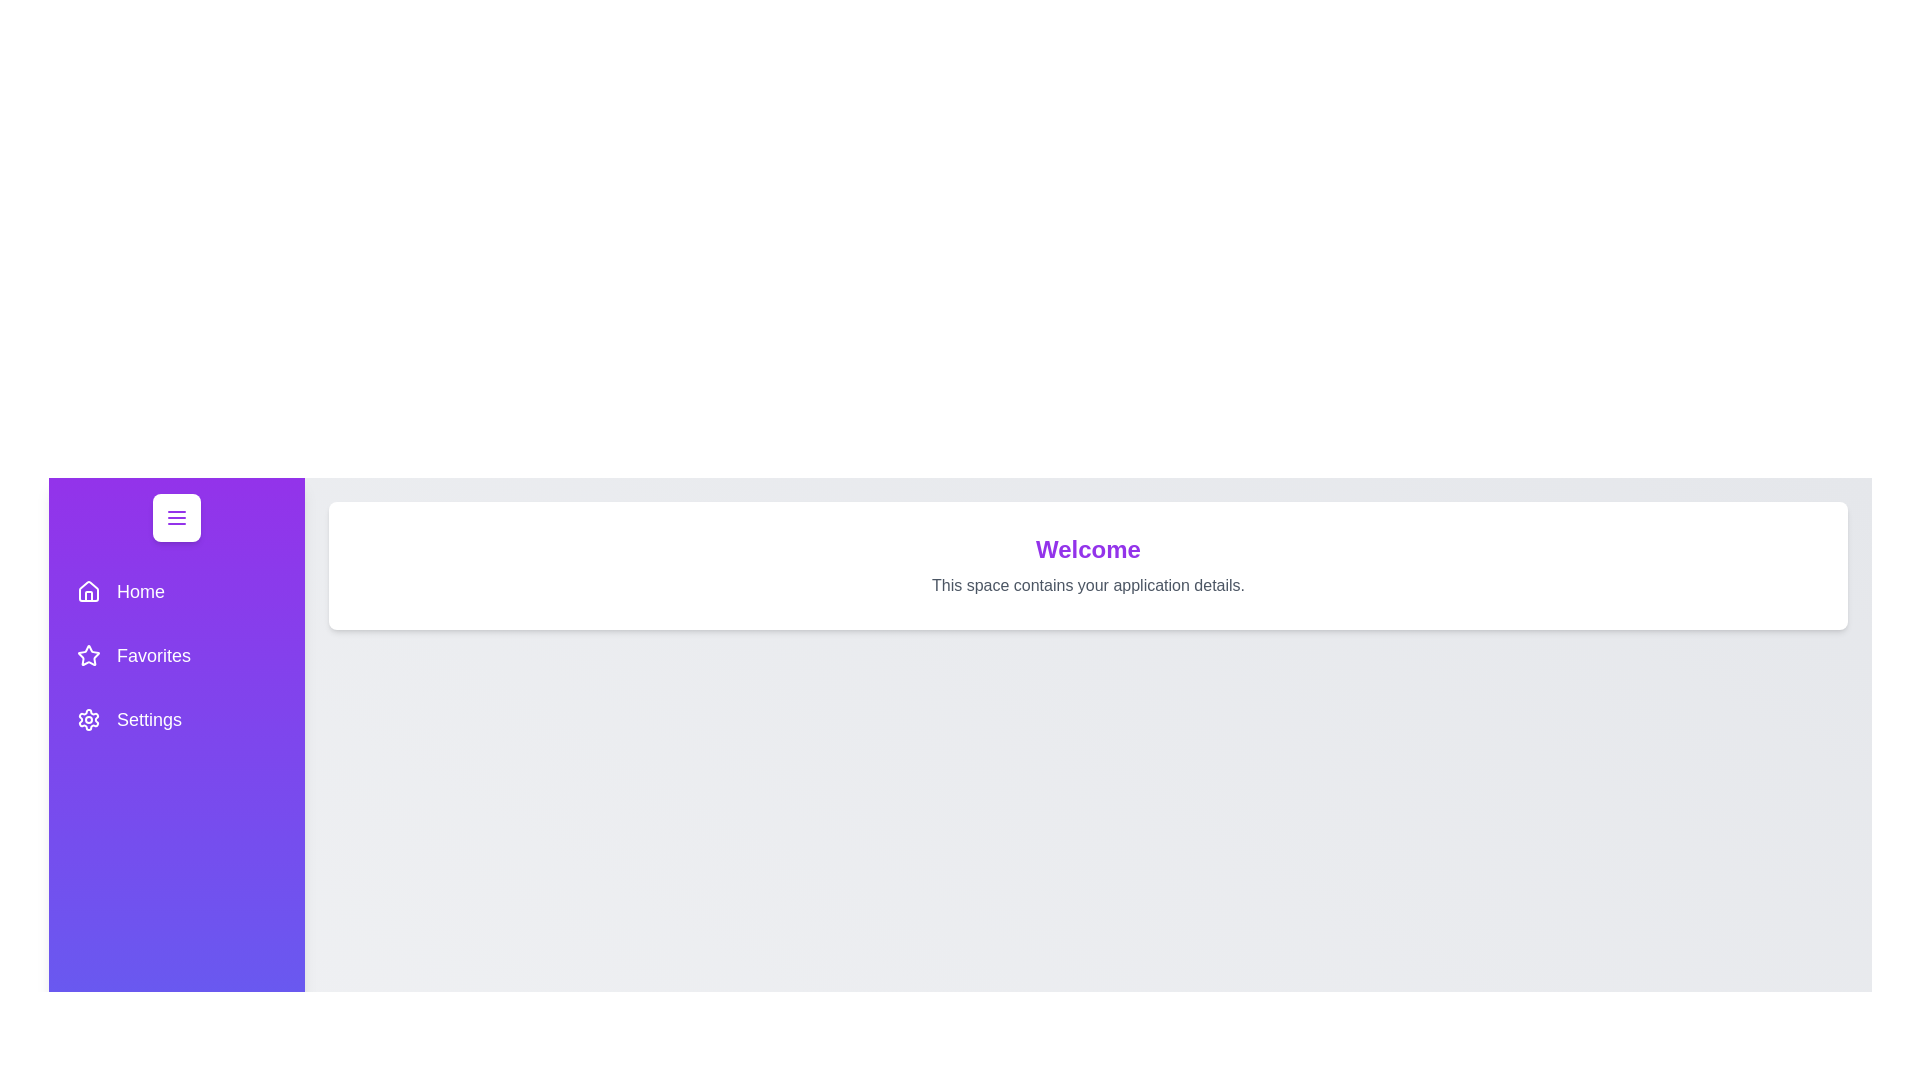 This screenshot has width=1920, height=1080. I want to click on the menu button to toggle the drawer, so click(177, 516).